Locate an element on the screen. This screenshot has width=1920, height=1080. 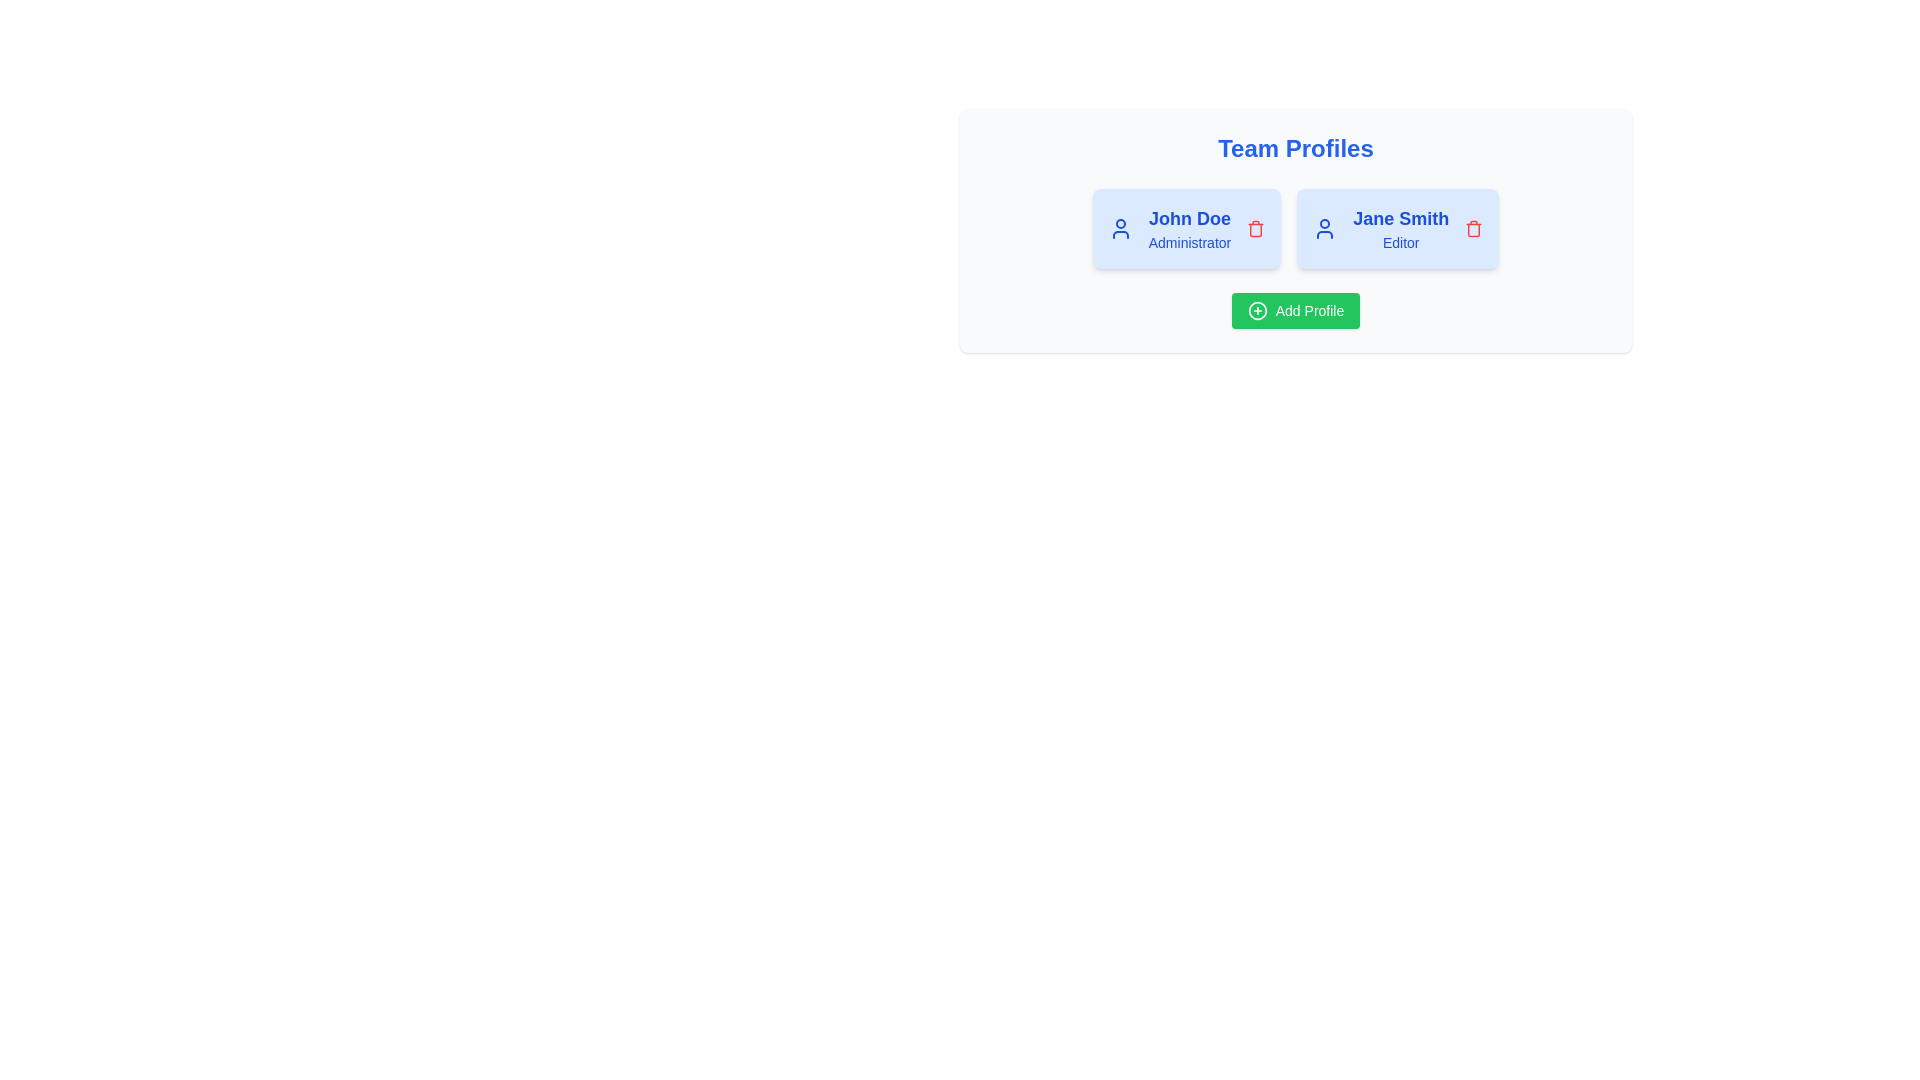
the trash icon next to the profile Jane Smith to remove it is located at coordinates (1474, 227).